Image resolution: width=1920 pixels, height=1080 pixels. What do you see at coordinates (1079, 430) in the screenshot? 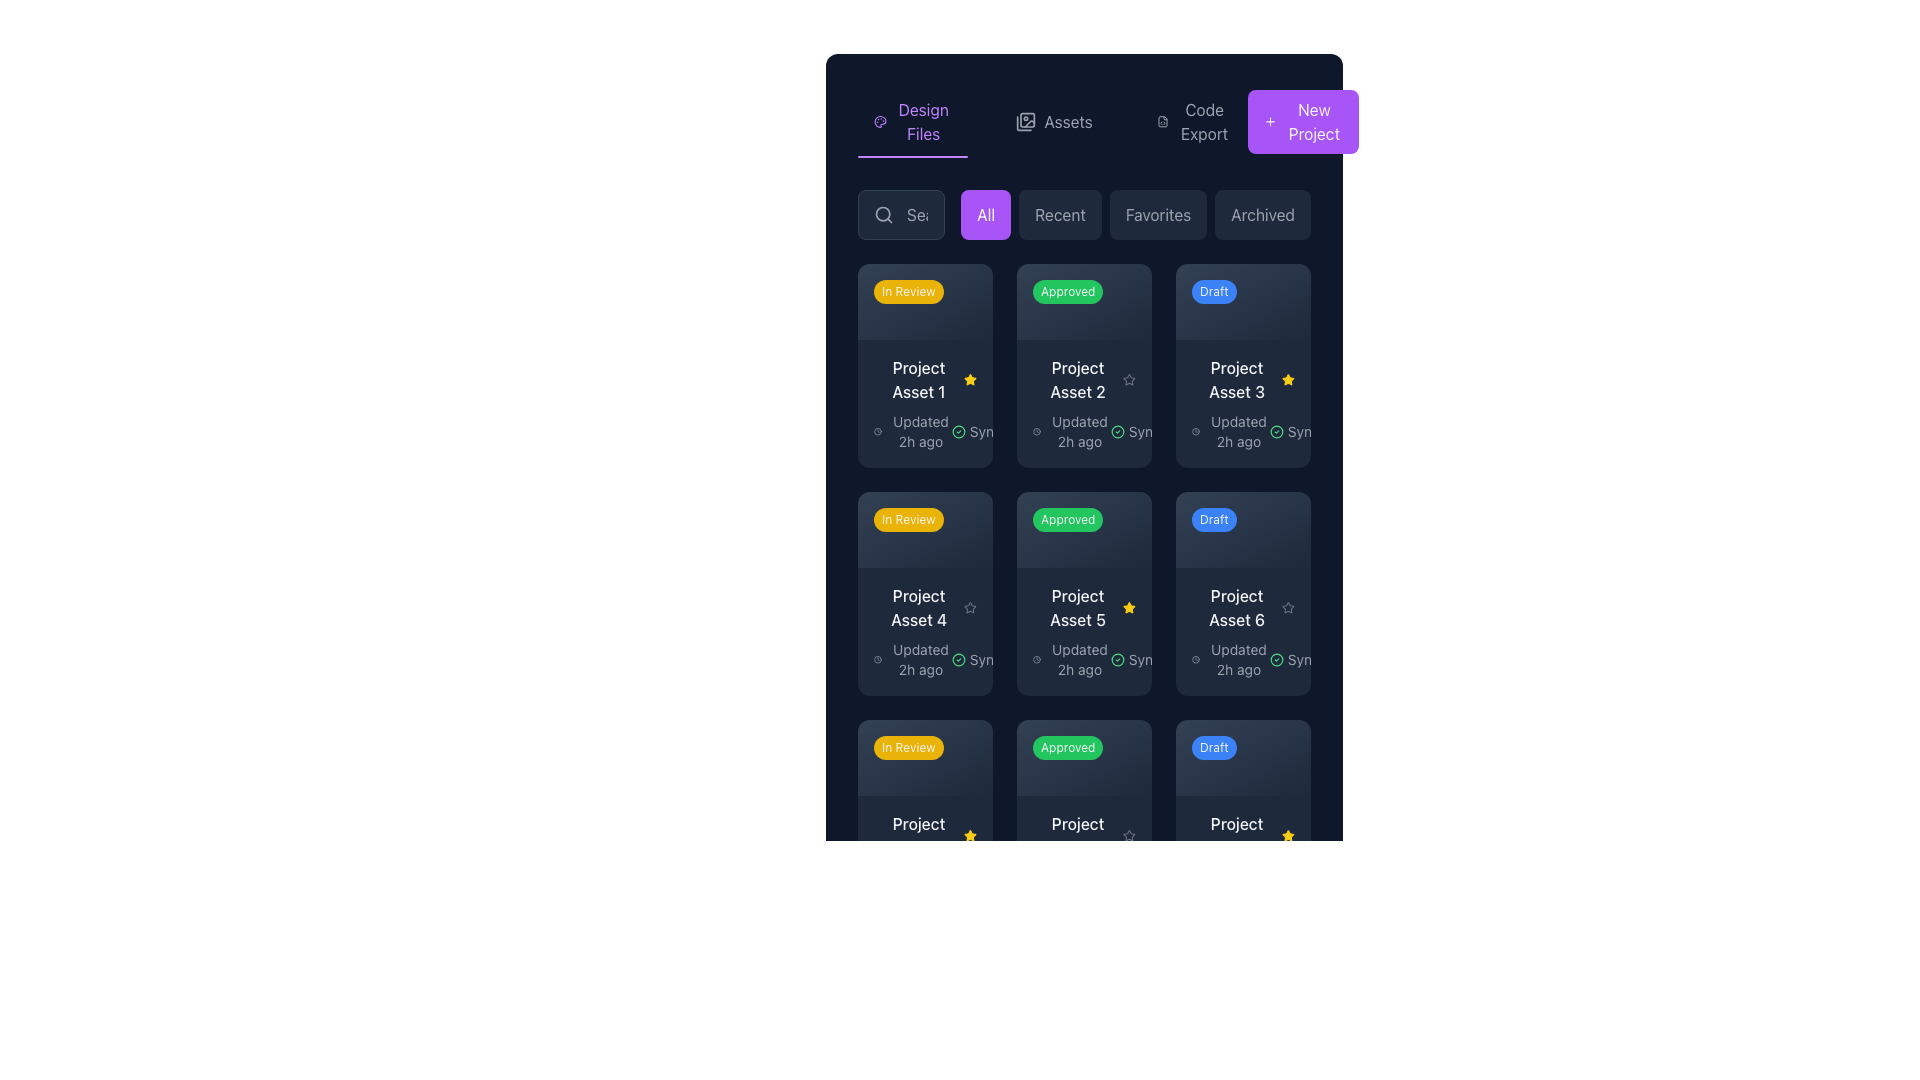
I see `the static text label that provides a time-stamp-like update for the 'Project Asset 2' card located in the bottom part of the card in the second column of the grid layout` at bounding box center [1079, 430].